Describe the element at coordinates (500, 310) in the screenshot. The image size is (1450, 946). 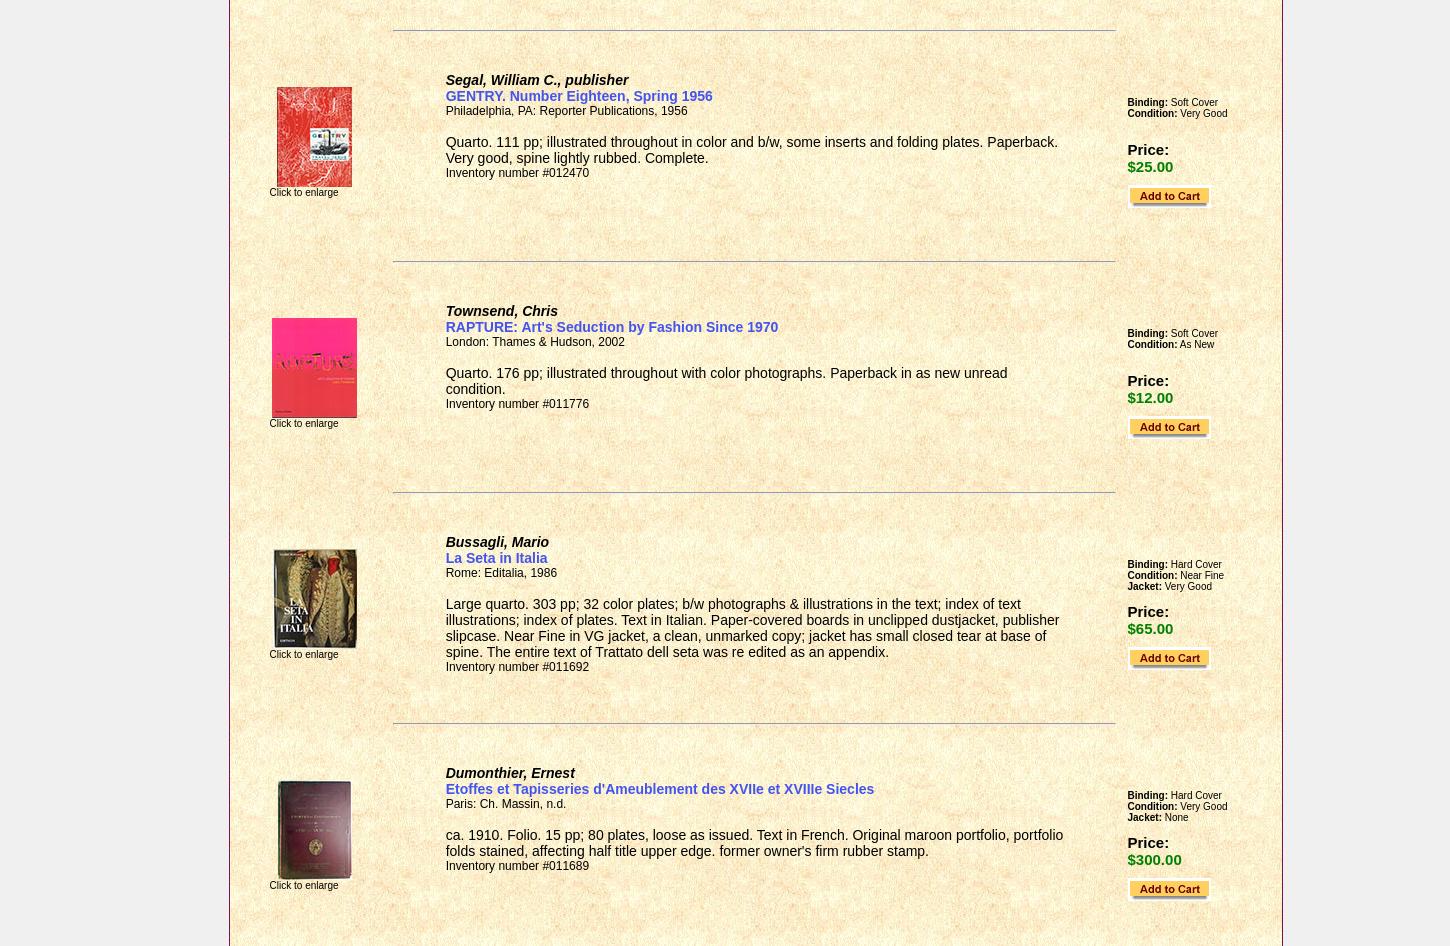
I see `'Townsend, Chris'` at that location.